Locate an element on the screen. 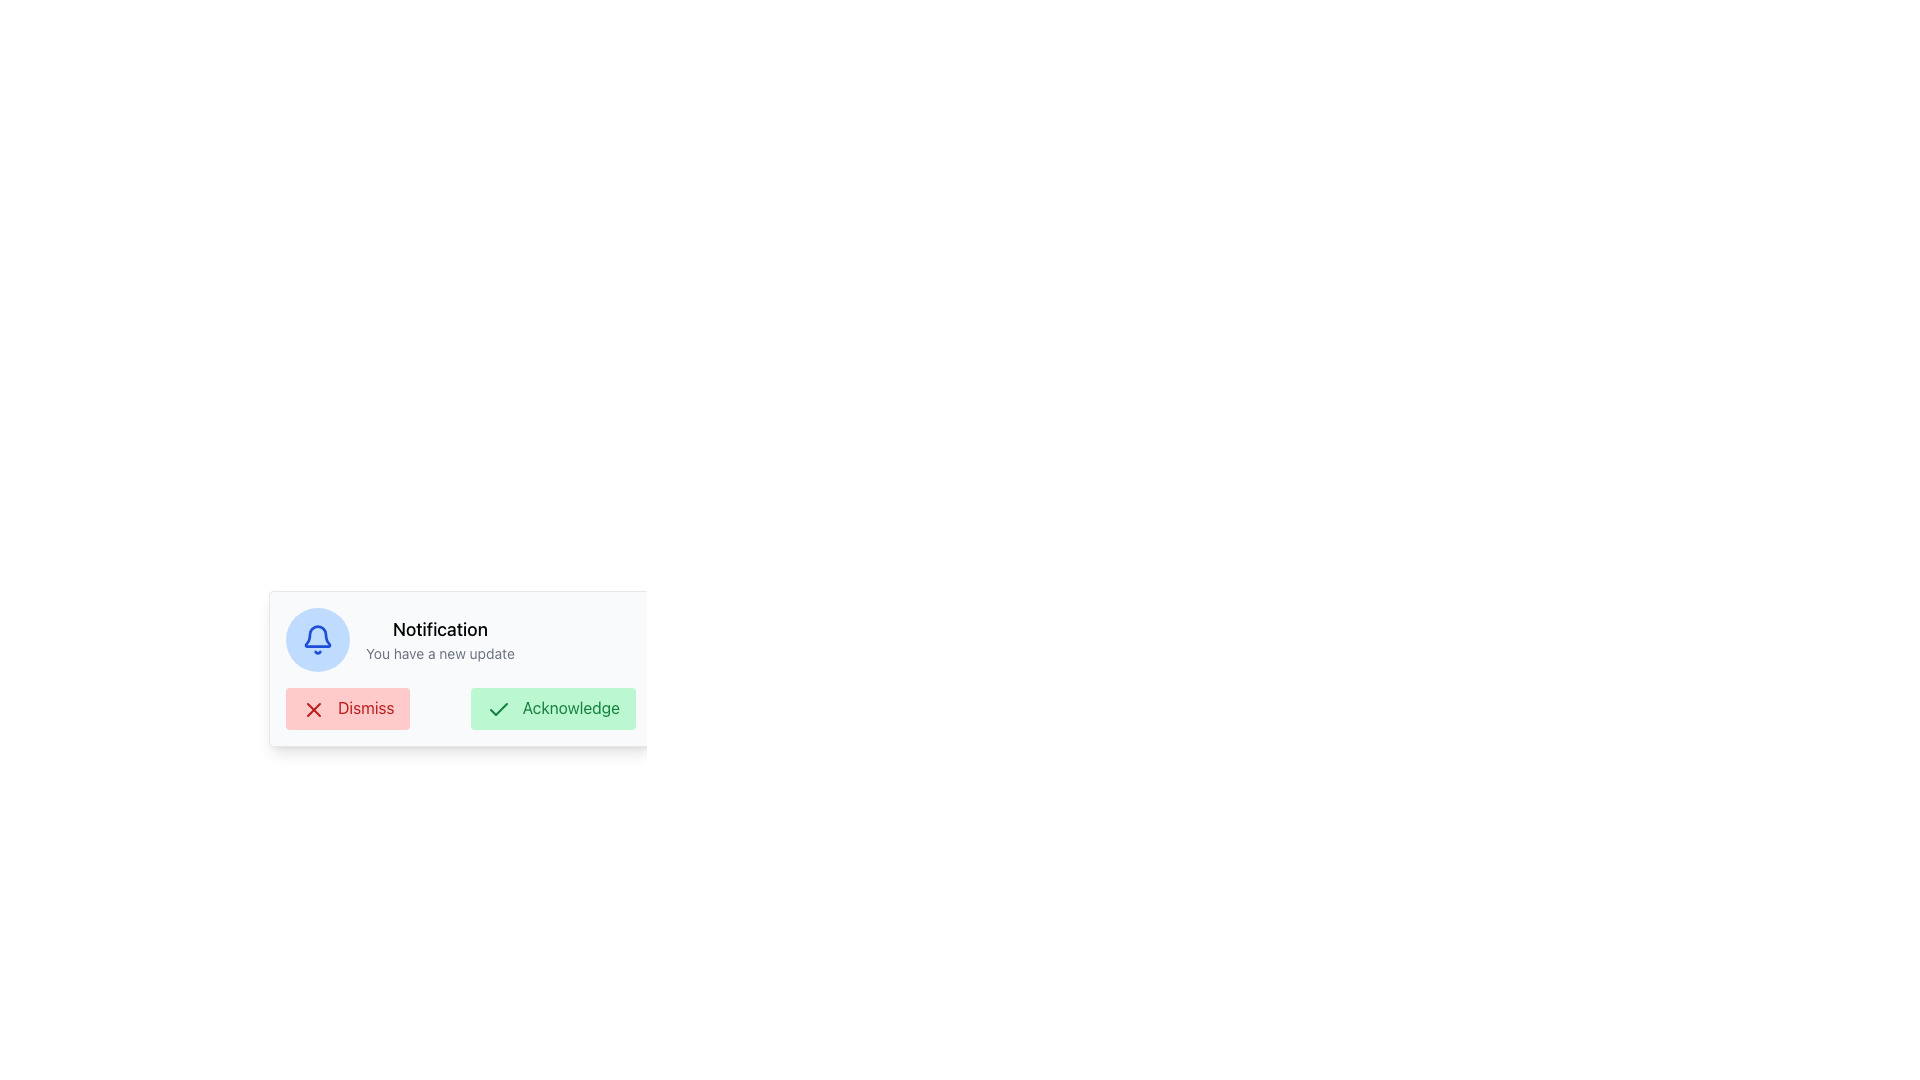 The height and width of the screenshot is (1080, 1920). the notification icon, which is a circular blue background area located to the left of the text 'Notification' is located at coordinates (316, 640).